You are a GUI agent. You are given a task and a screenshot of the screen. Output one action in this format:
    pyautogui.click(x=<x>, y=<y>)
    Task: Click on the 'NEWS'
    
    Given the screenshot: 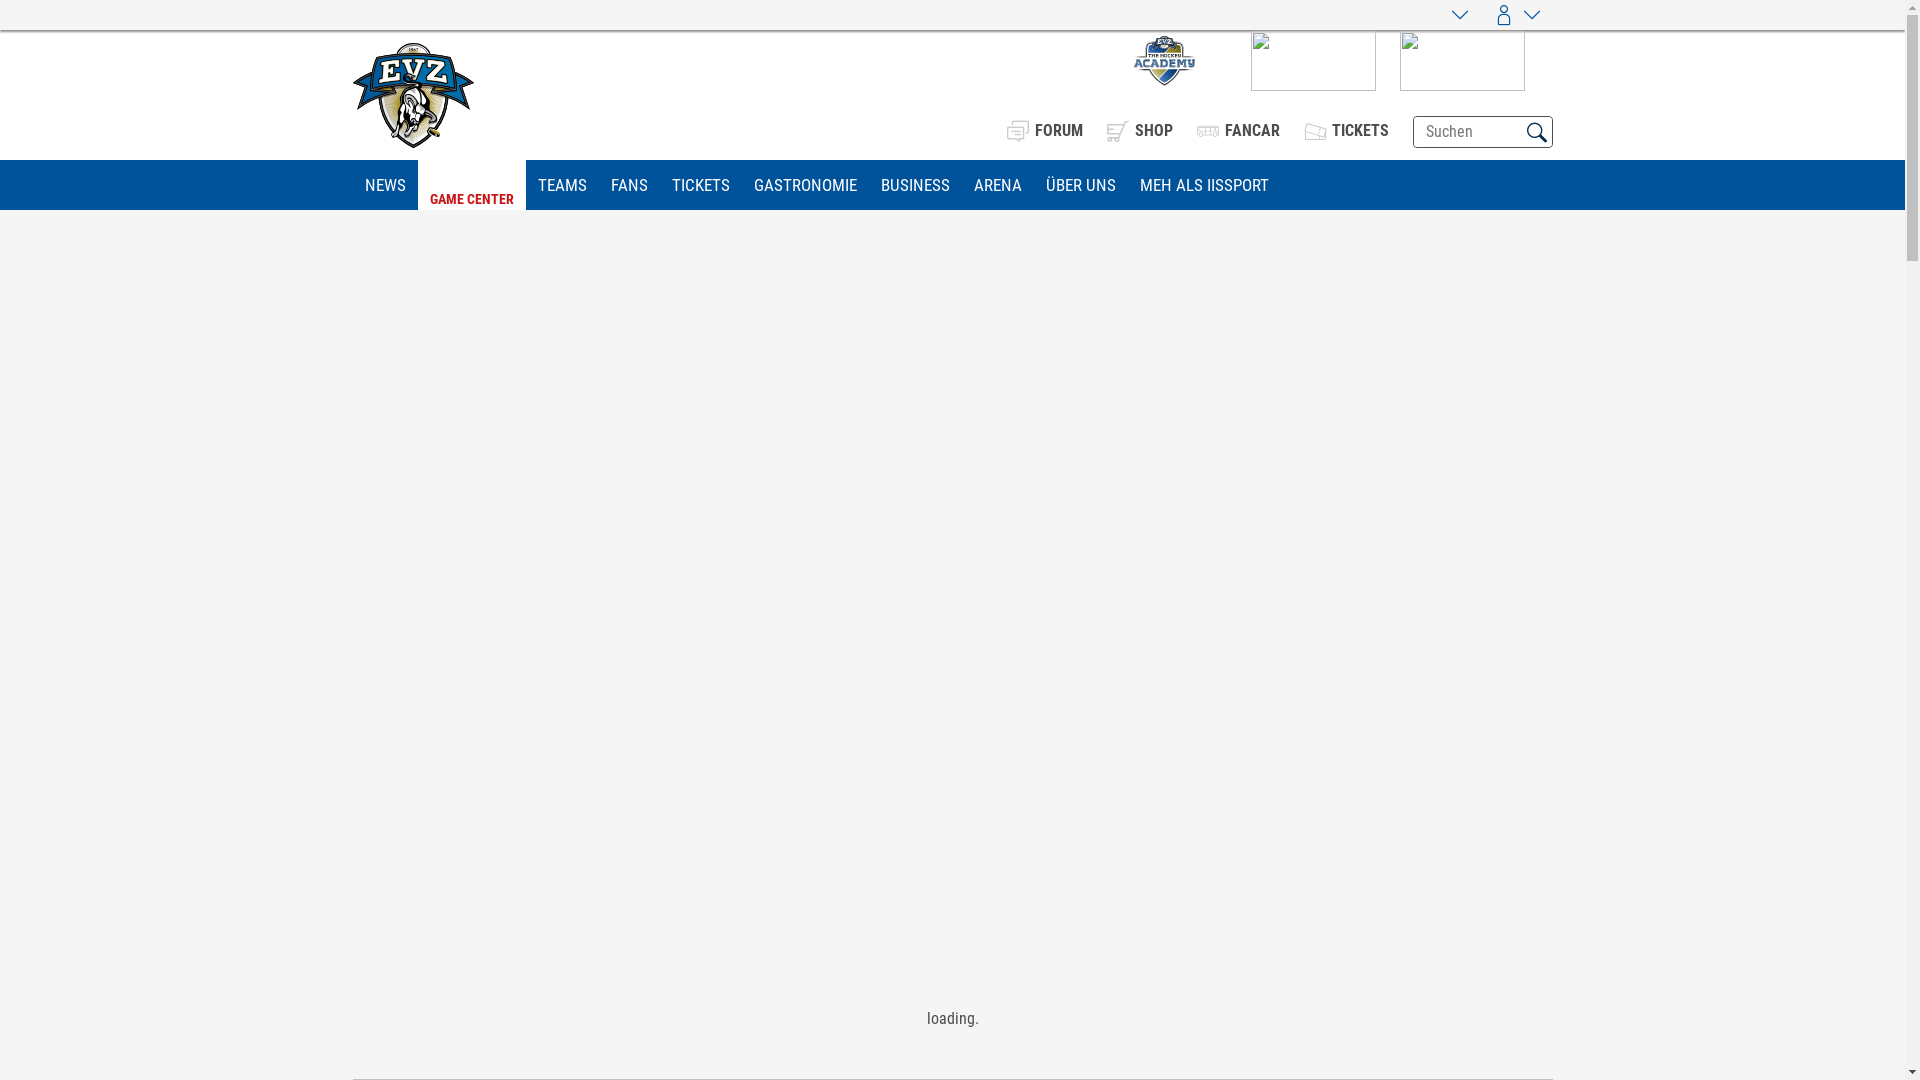 What is the action you would take?
    pyautogui.click(x=384, y=185)
    